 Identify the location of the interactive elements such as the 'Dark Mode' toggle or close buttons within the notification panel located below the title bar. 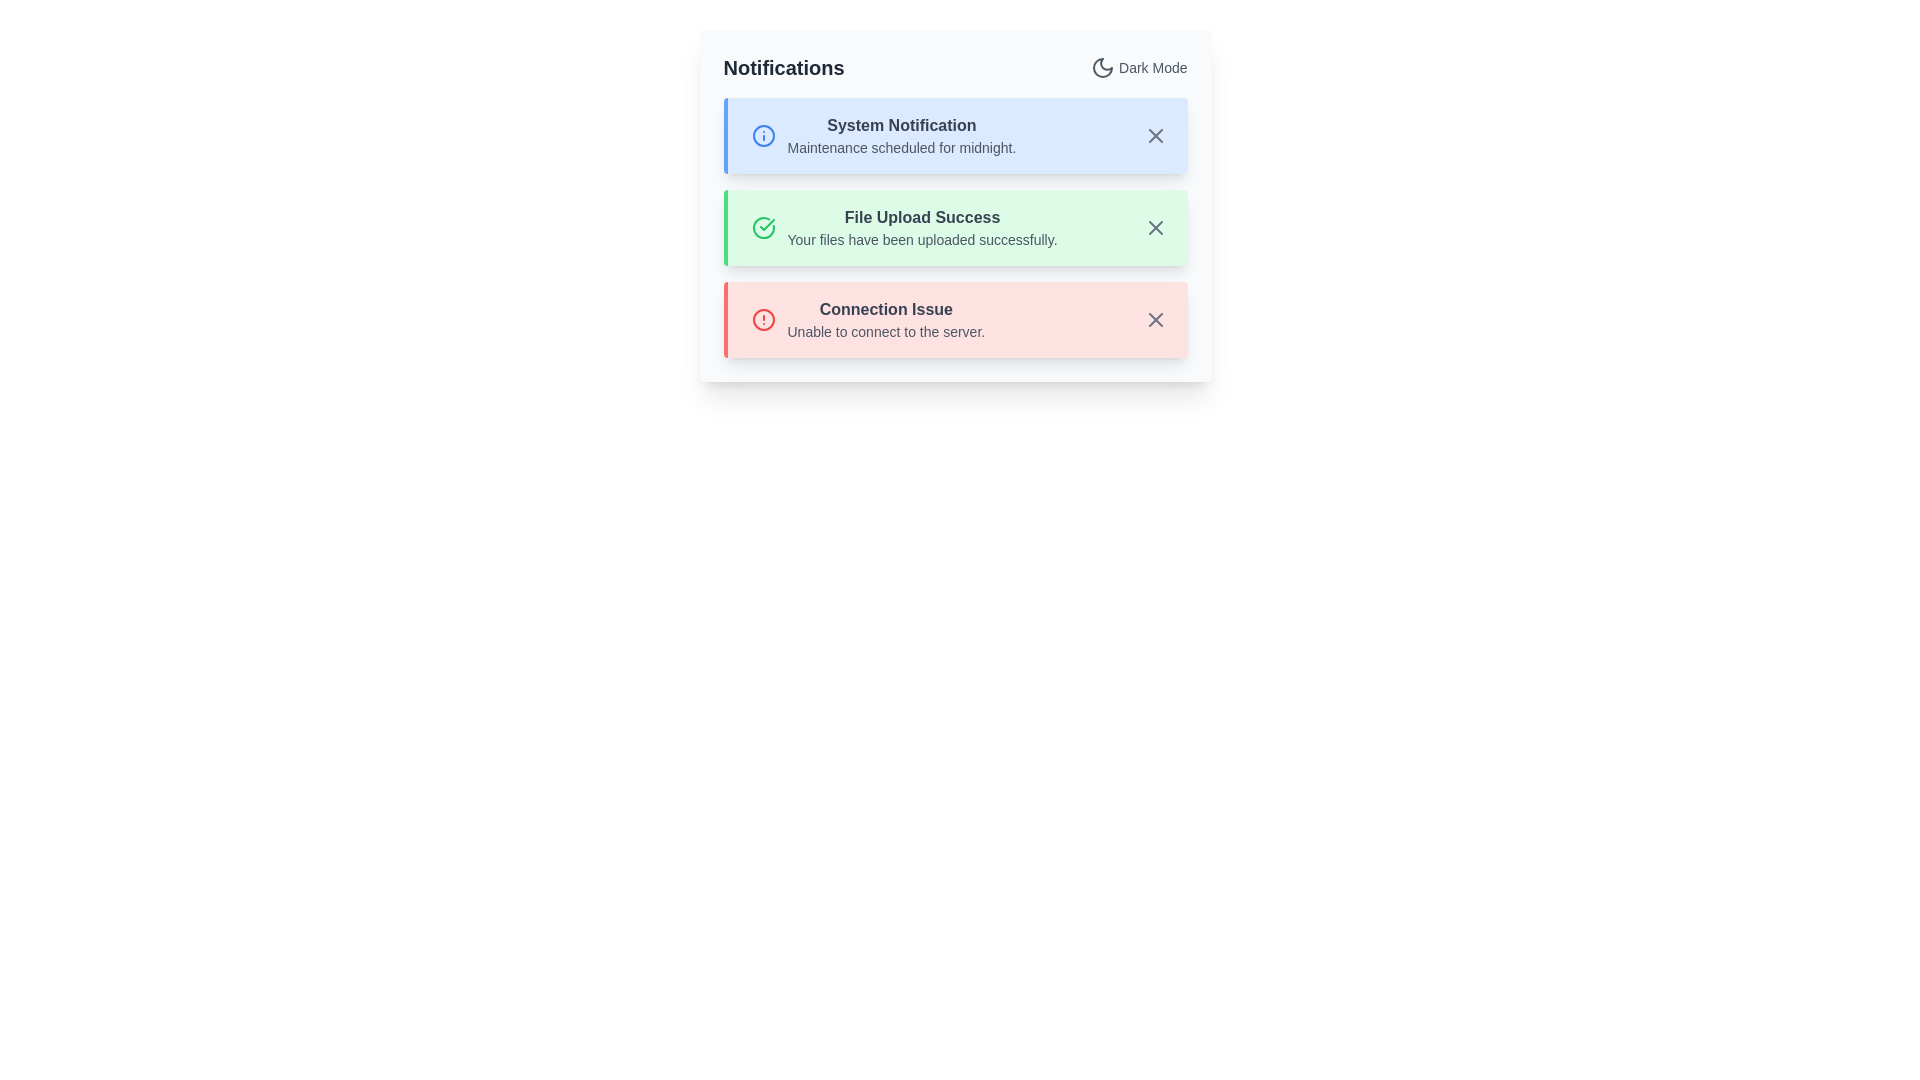
(954, 205).